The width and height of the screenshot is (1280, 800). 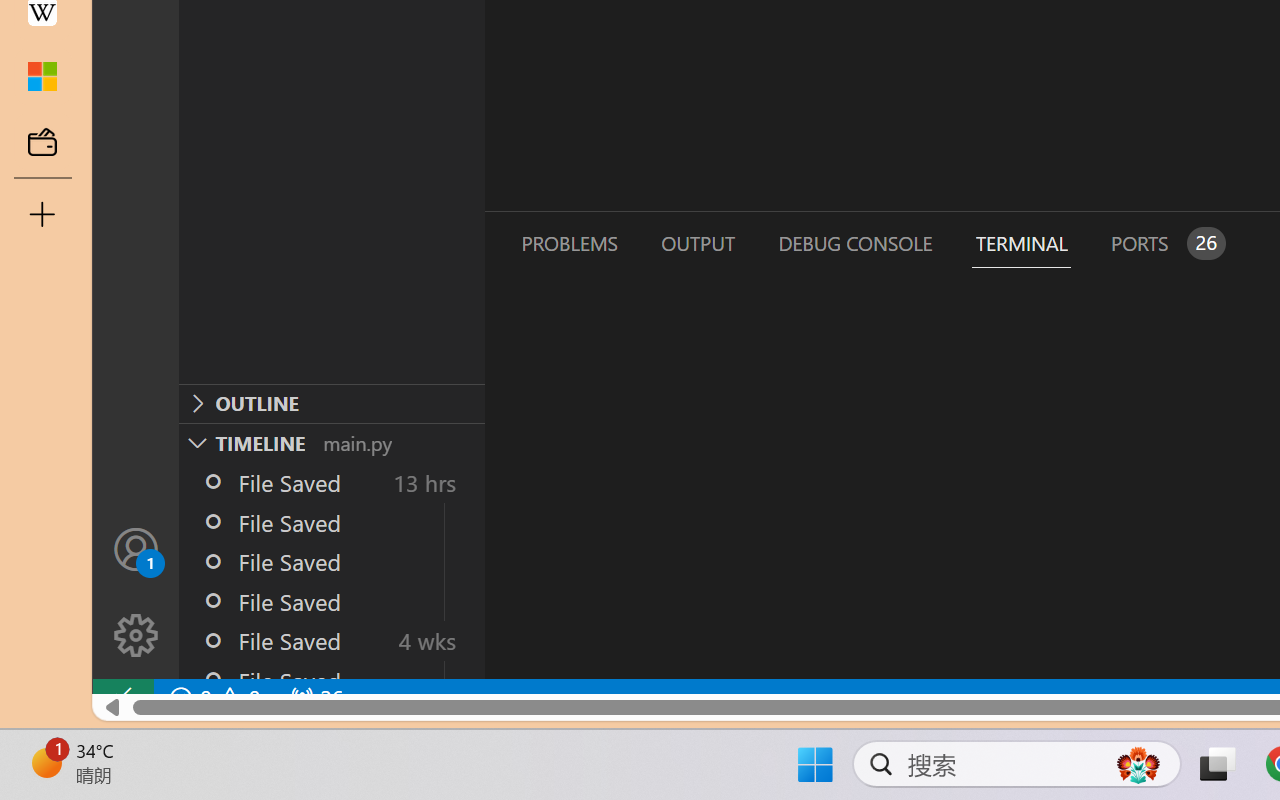 What do you see at coordinates (331, 441) in the screenshot?
I see `'Timeline Section'` at bounding box center [331, 441].